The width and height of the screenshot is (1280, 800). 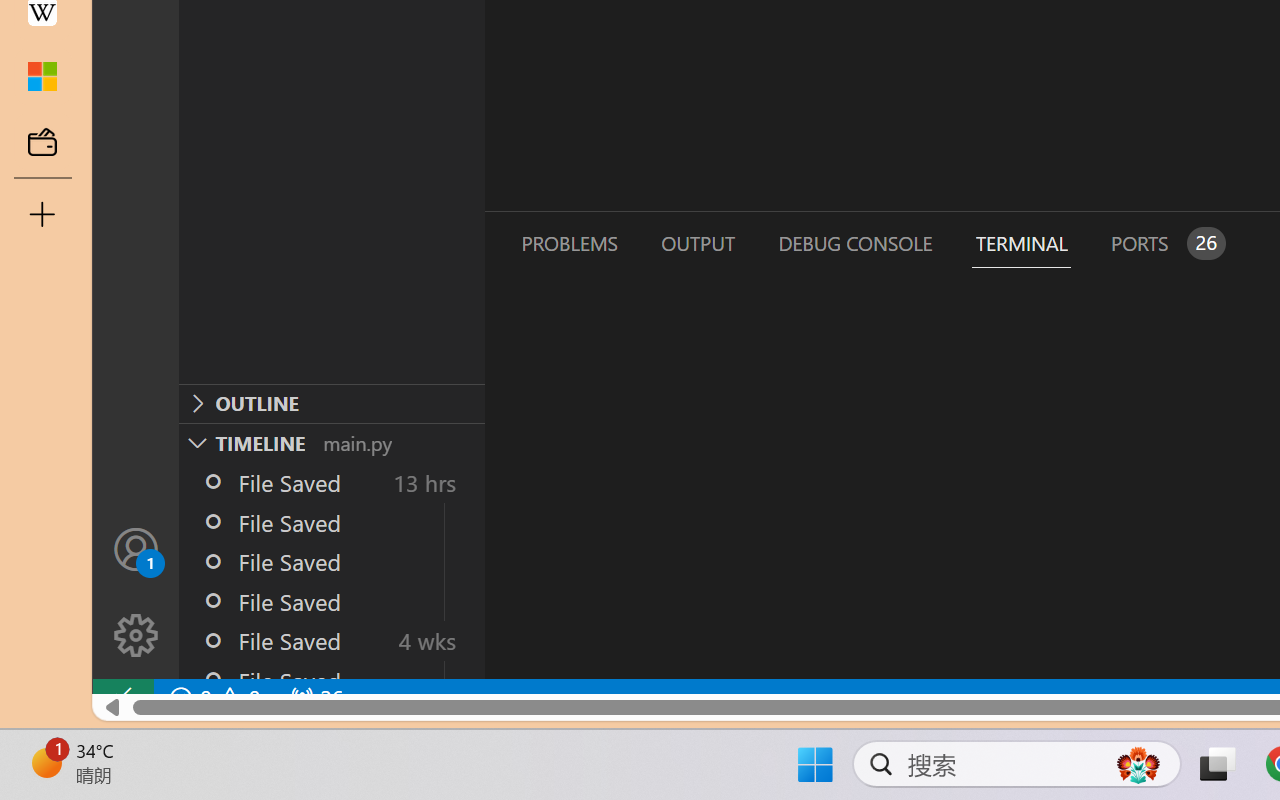 What do you see at coordinates (331, 441) in the screenshot?
I see `'Timeline Section'` at bounding box center [331, 441].